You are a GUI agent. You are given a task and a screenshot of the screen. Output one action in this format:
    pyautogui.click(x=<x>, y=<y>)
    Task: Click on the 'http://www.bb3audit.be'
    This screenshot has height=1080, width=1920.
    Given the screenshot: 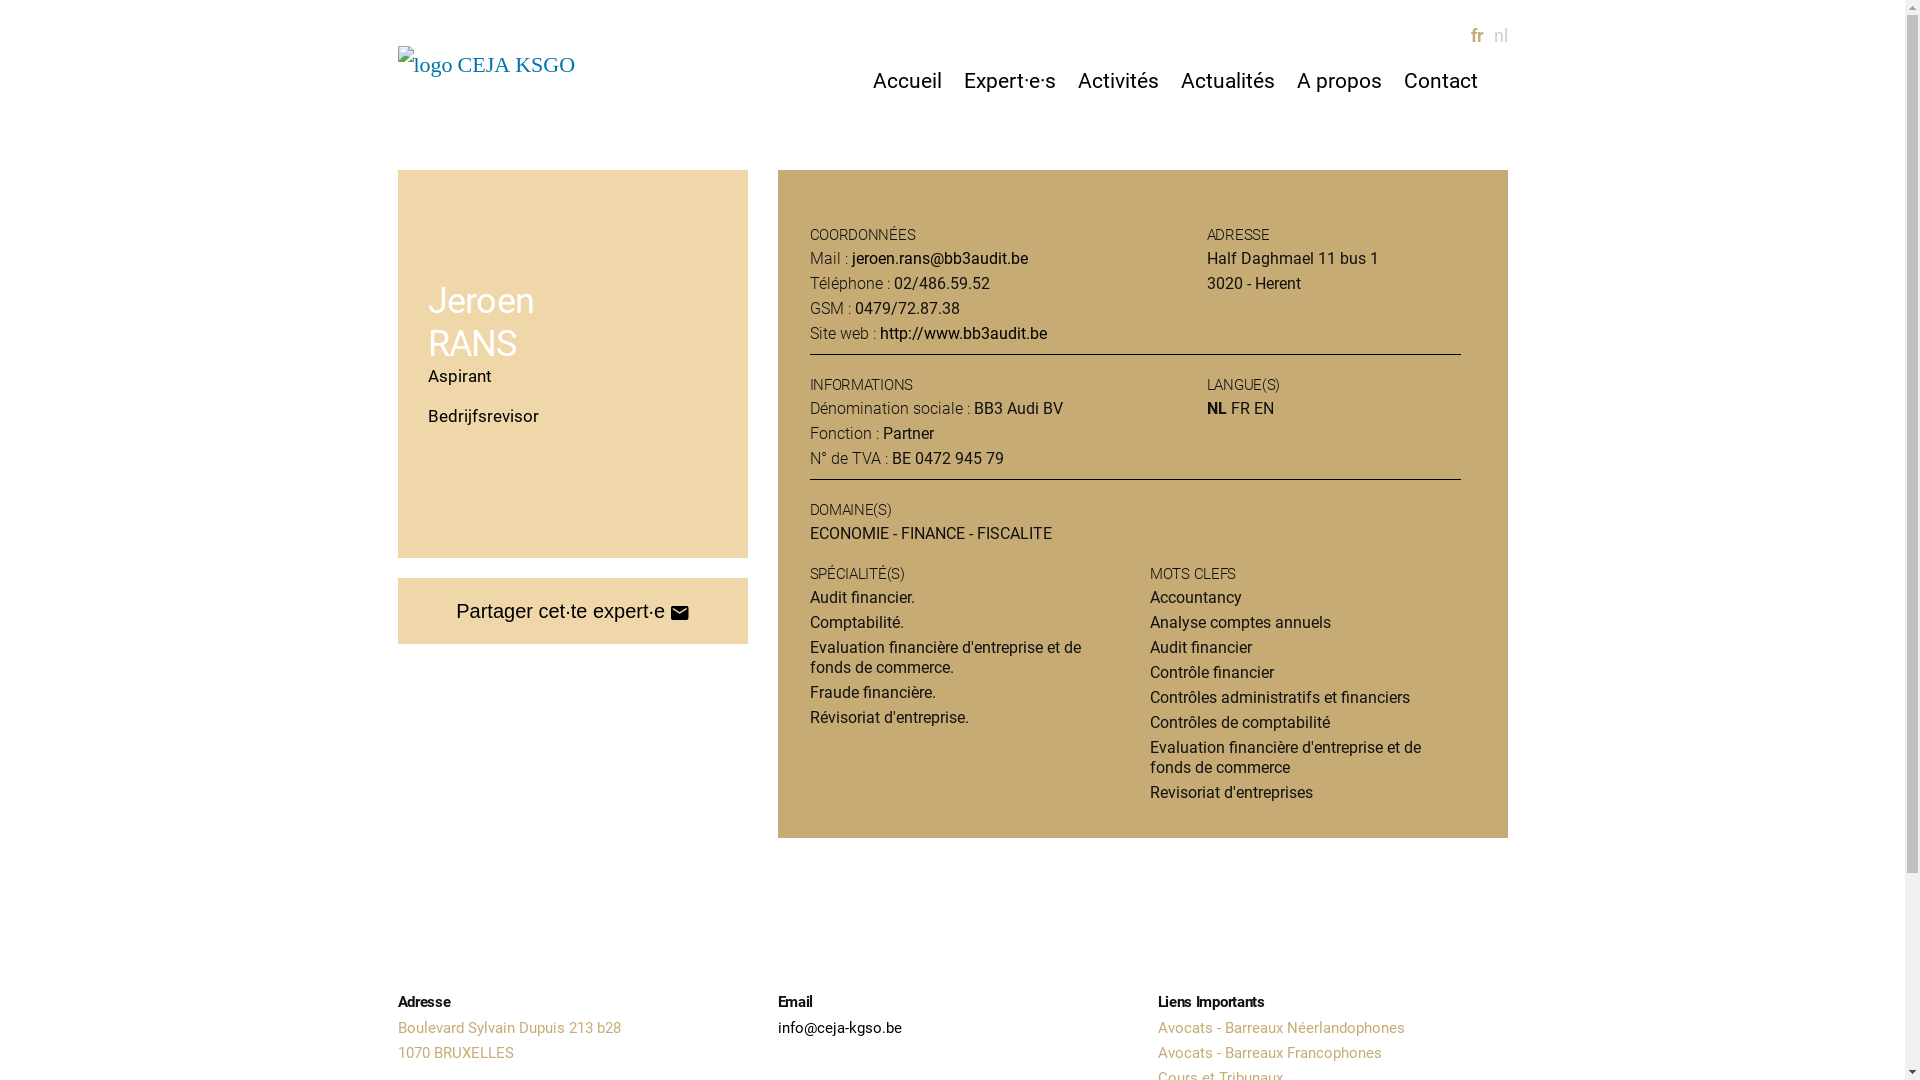 What is the action you would take?
    pyautogui.click(x=963, y=332)
    